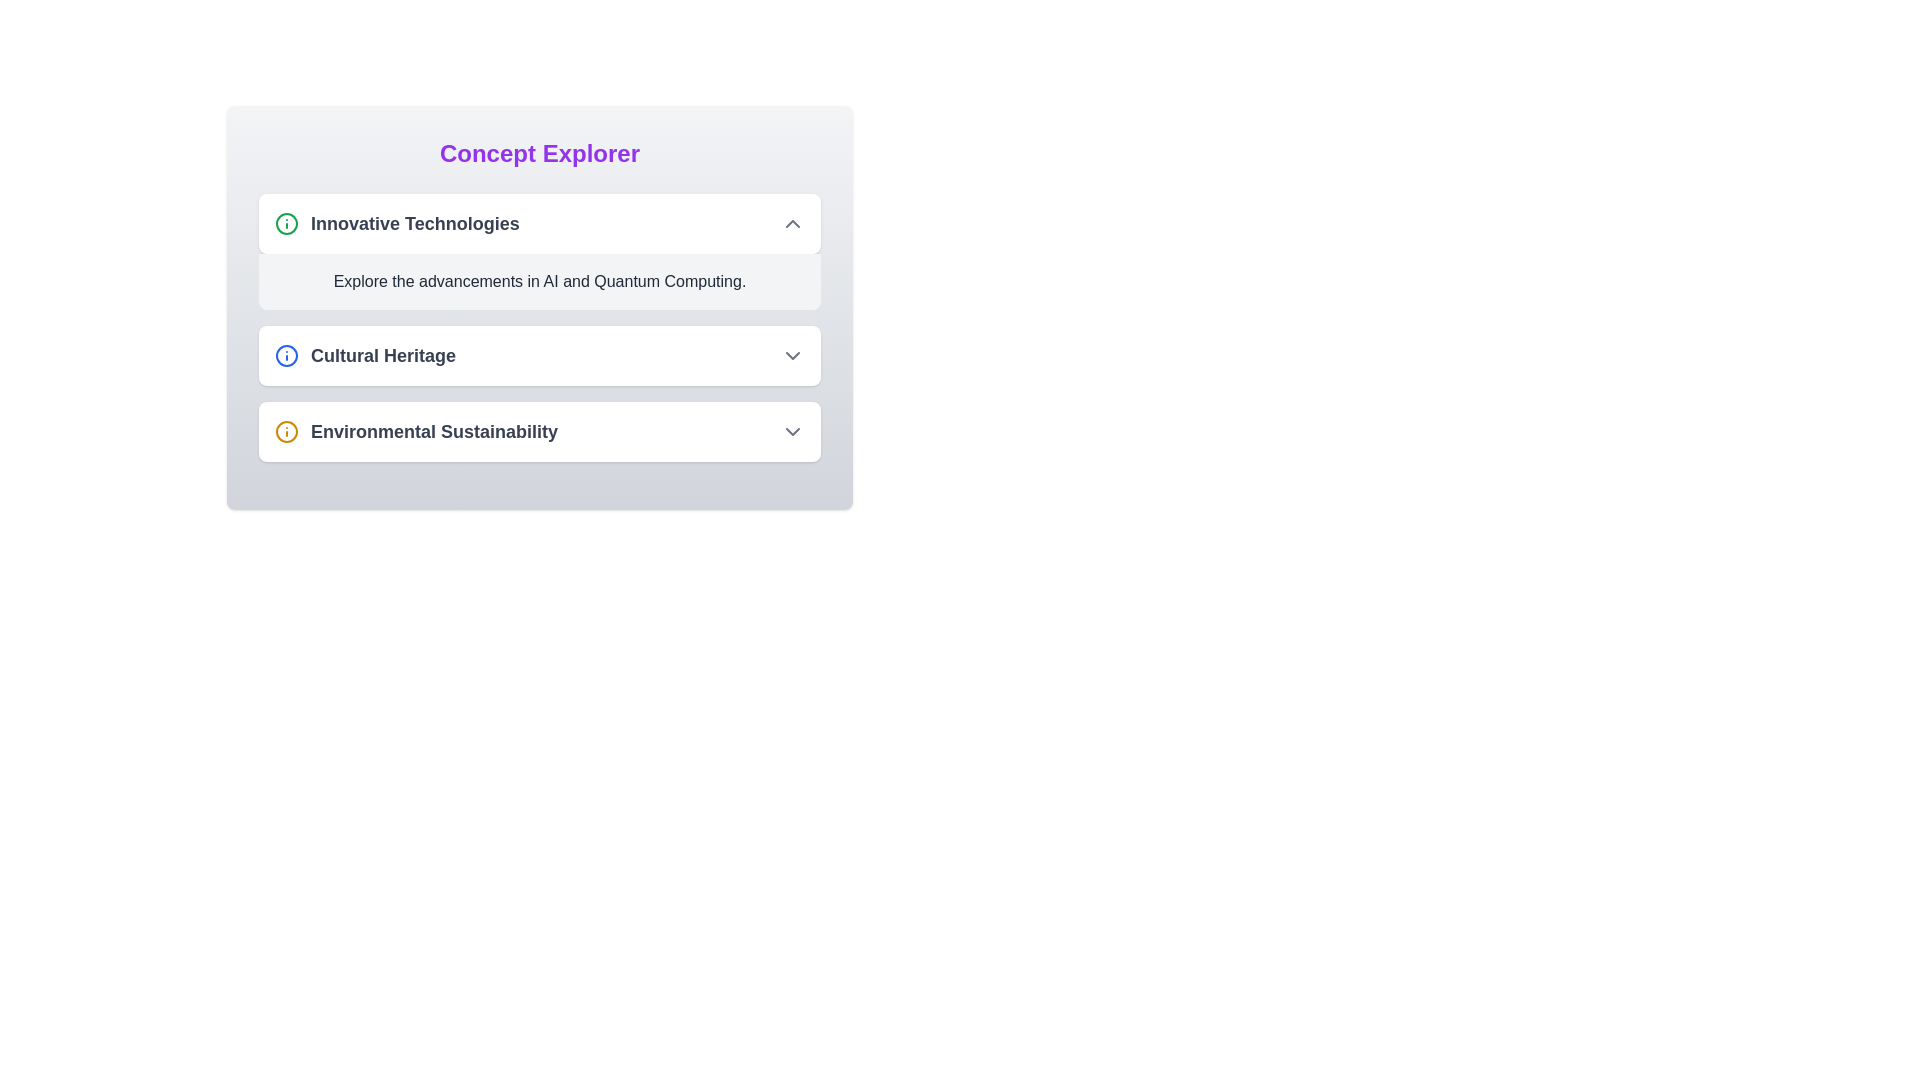 Image resolution: width=1920 pixels, height=1080 pixels. What do you see at coordinates (286, 223) in the screenshot?
I see `the green circular icon with an exclamation mark next to the 'Innovative Technologies' text in the 'Concept Explorer' section` at bounding box center [286, 223].